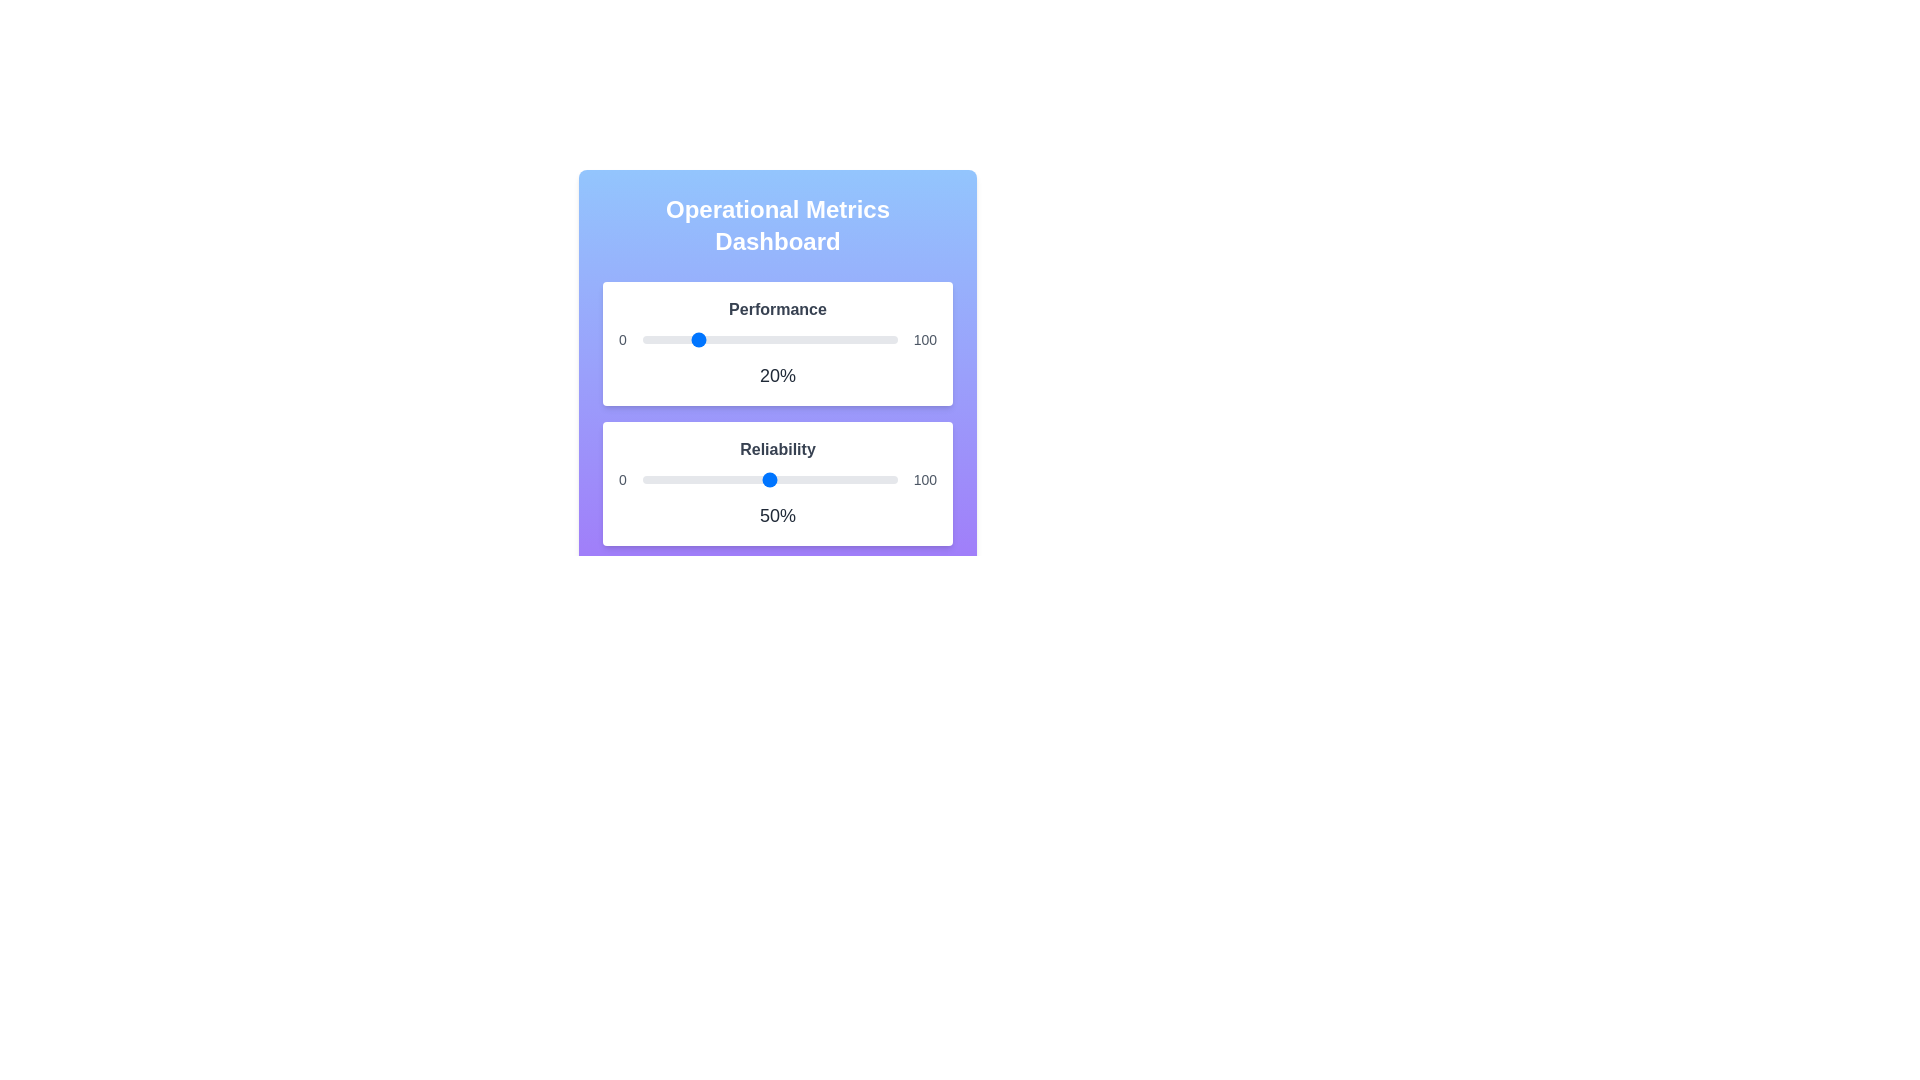 The width and height of the screenshot is (1920, 1080). Describe the element at coordinates (621, 338) in the screenshot. I see `the static text label displaying '0', which is positioned to the left of a horizontal slider in the 'Performance' section` at that location.